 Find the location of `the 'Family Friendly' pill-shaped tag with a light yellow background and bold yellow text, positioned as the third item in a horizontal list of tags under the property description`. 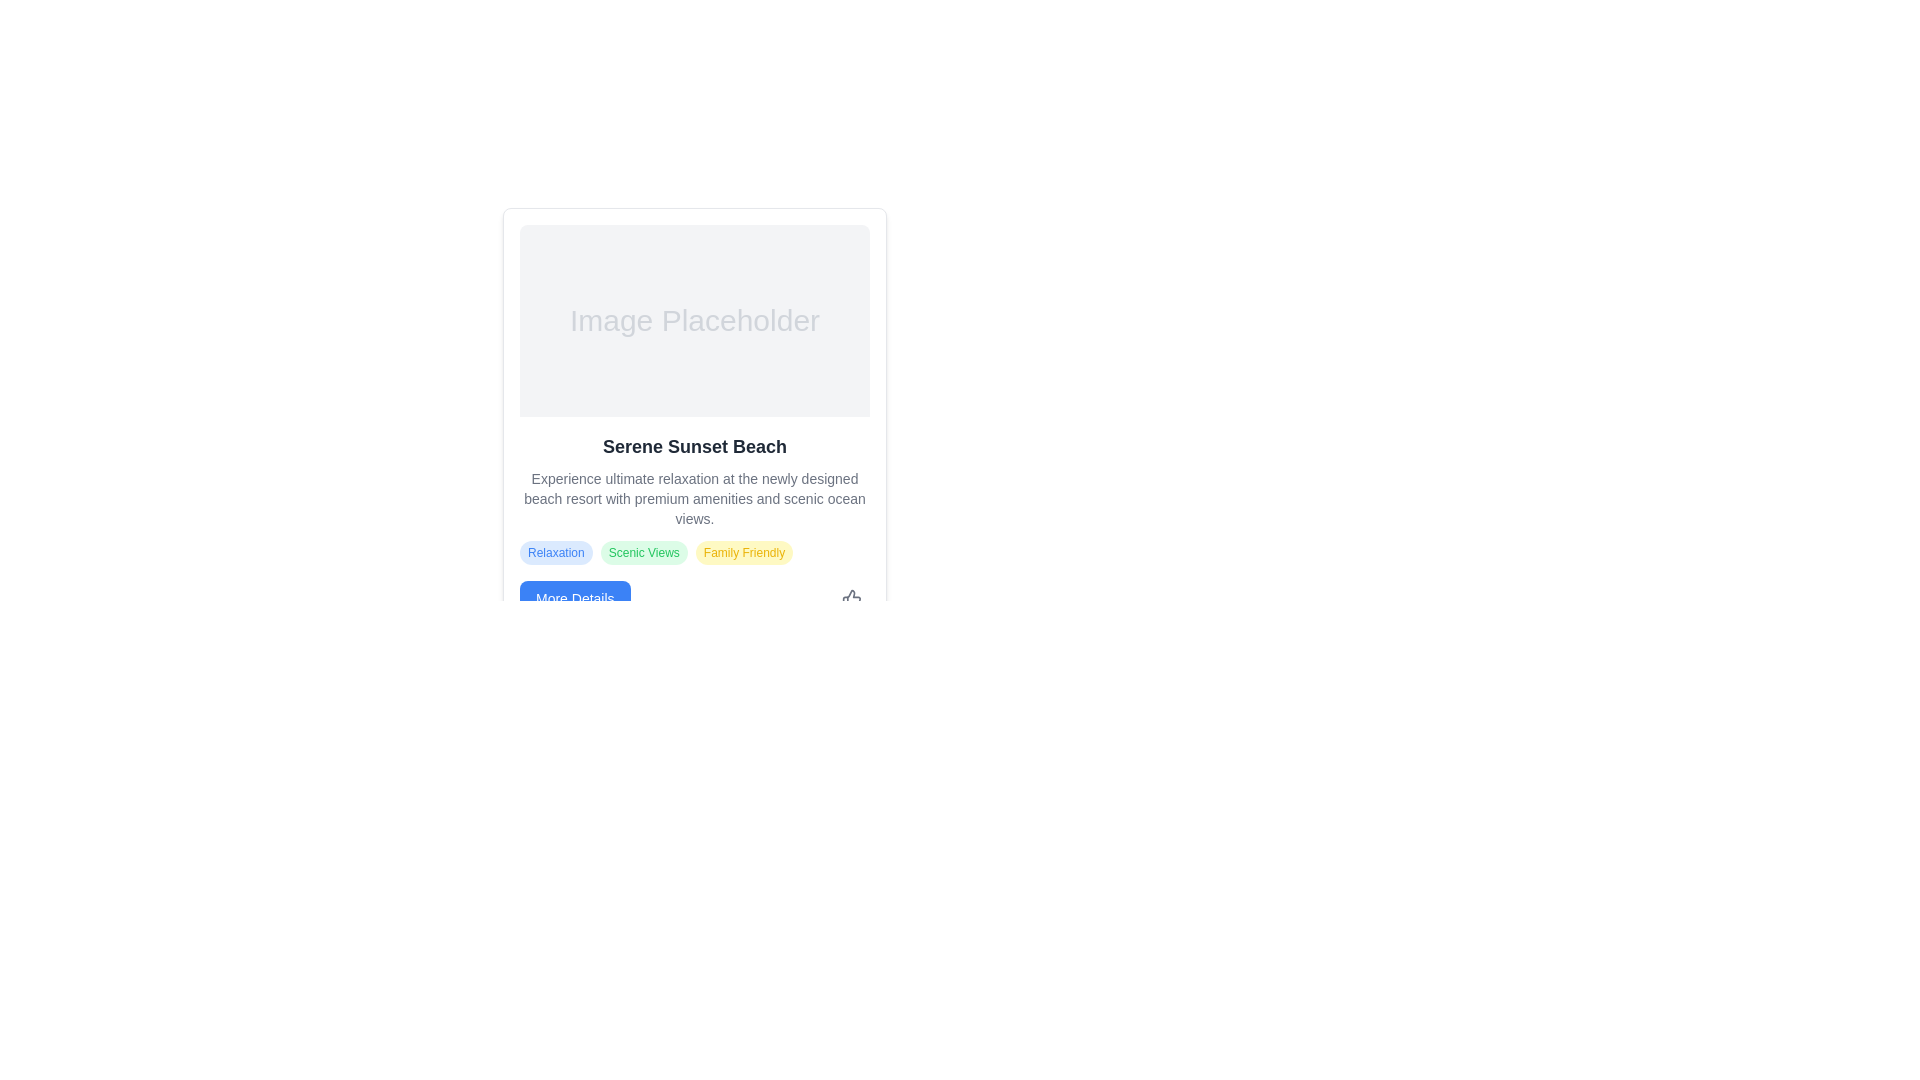

the 'Family Friendly' pill-shaped tag with a light yellow background and bold yellow text, positioned as the third item in a horizontal list of tags under the property description is located at coordinates (743, 552).